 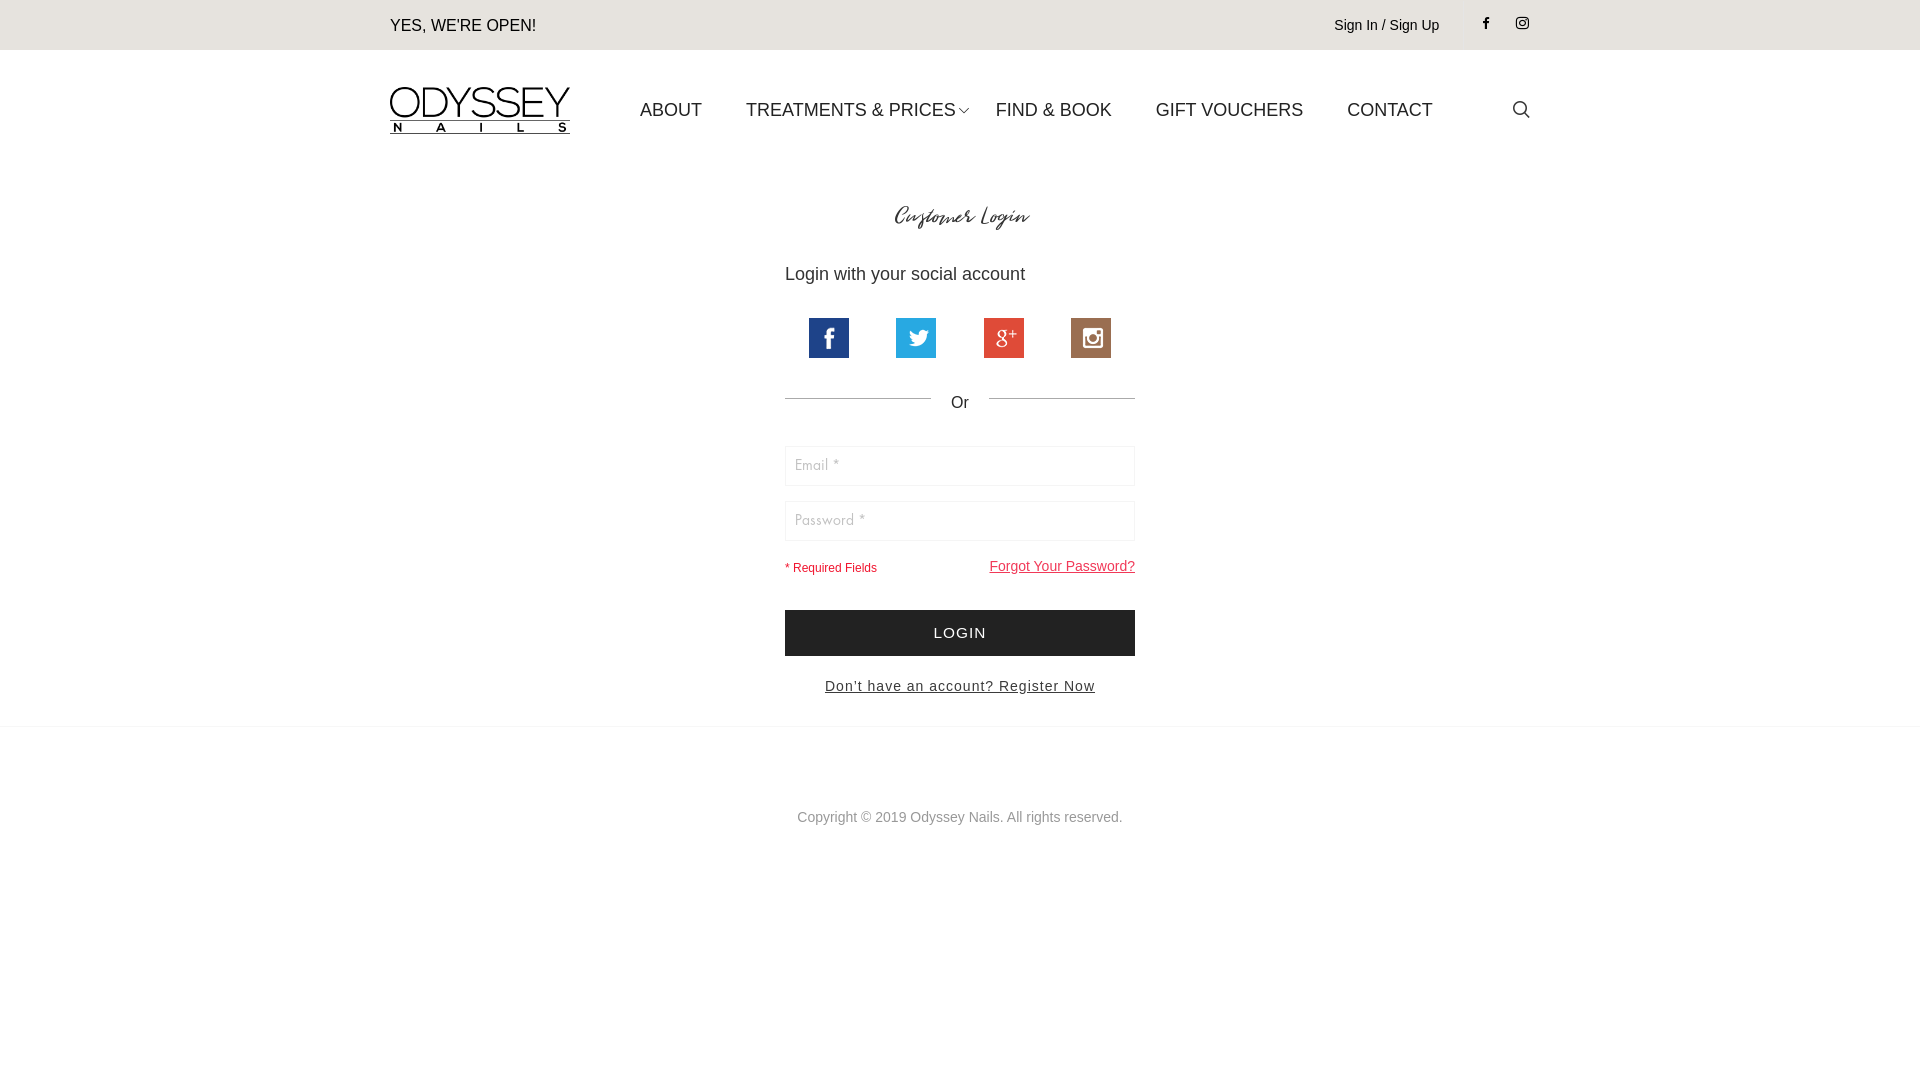 What do you see at coordinates (960, 519) in the screenshot?
I see `'Password'` at bounding box center [960, 519].